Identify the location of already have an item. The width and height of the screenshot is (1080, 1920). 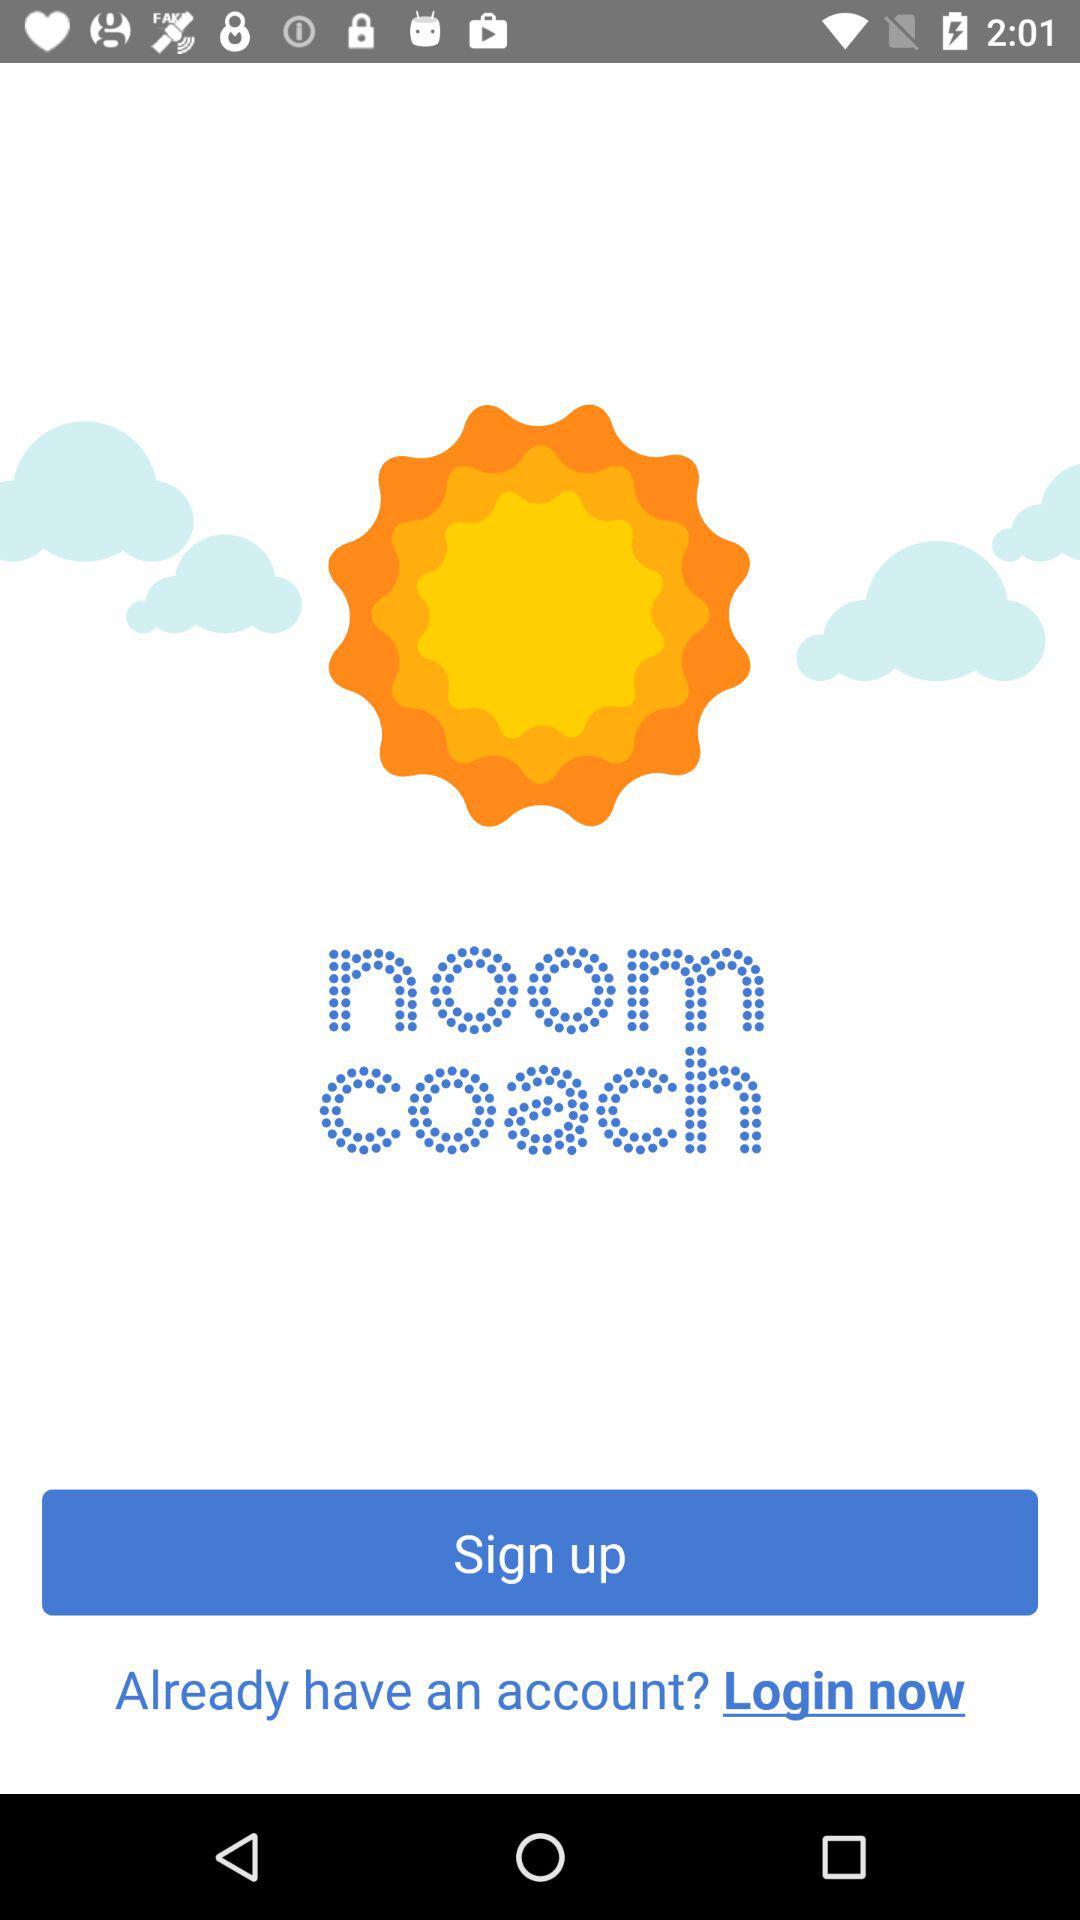
(540, 1688).